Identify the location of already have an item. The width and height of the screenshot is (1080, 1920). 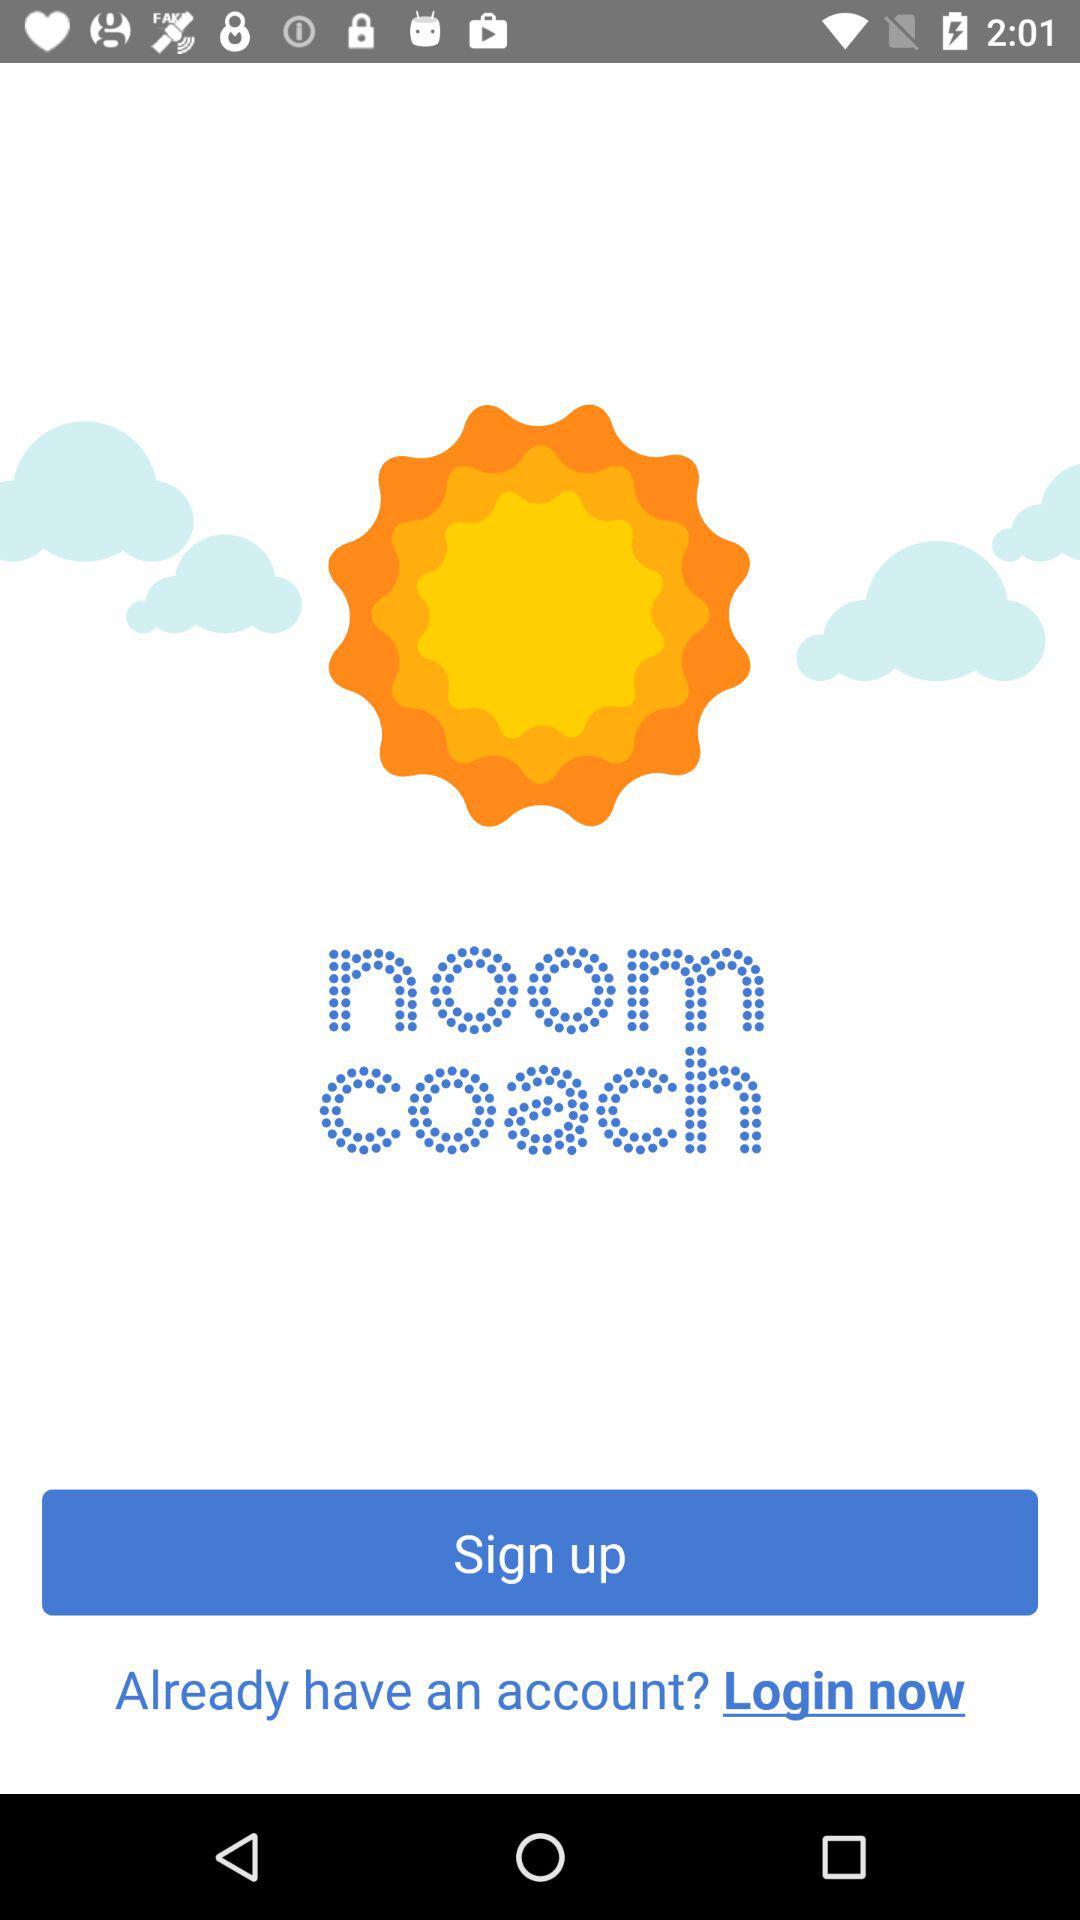
(540, 1688).